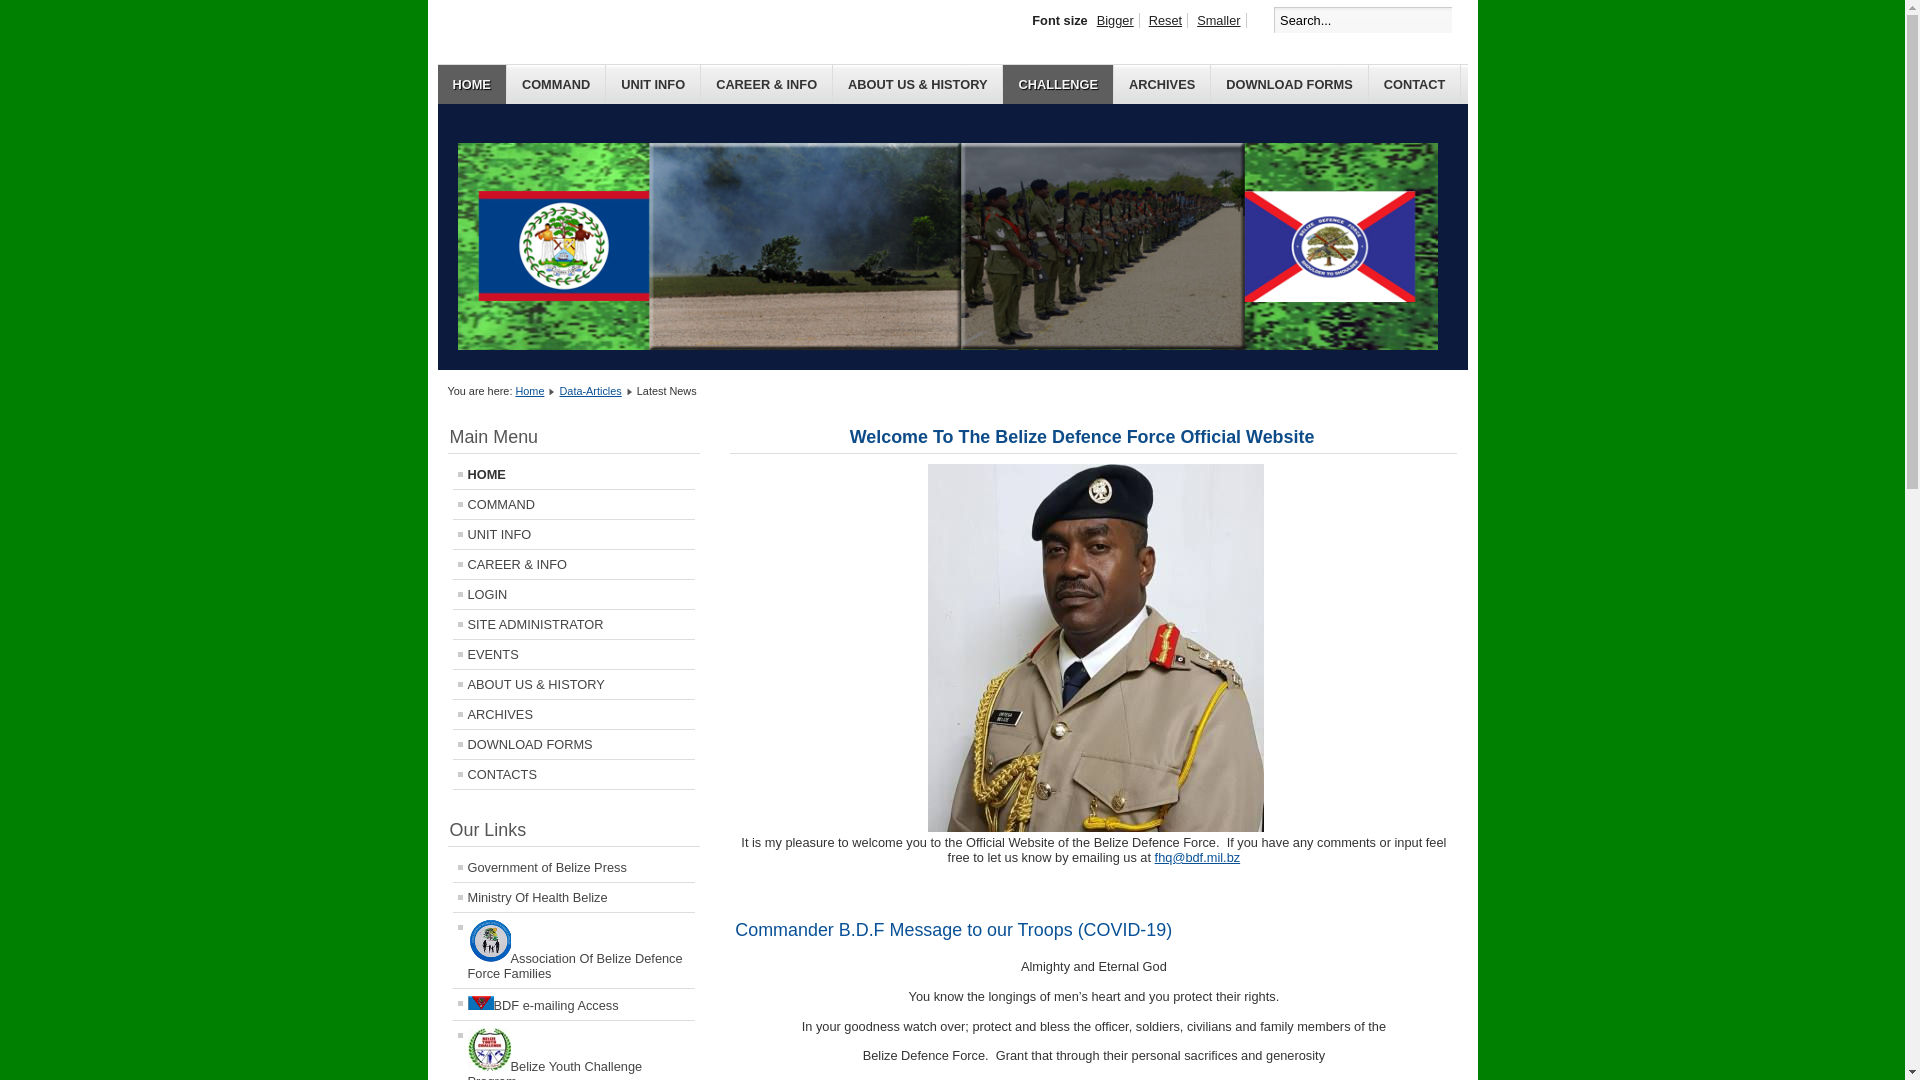  Describe the element at coordinates (1218, 20) in the screenshot. I see `'Smaller'` at that location.